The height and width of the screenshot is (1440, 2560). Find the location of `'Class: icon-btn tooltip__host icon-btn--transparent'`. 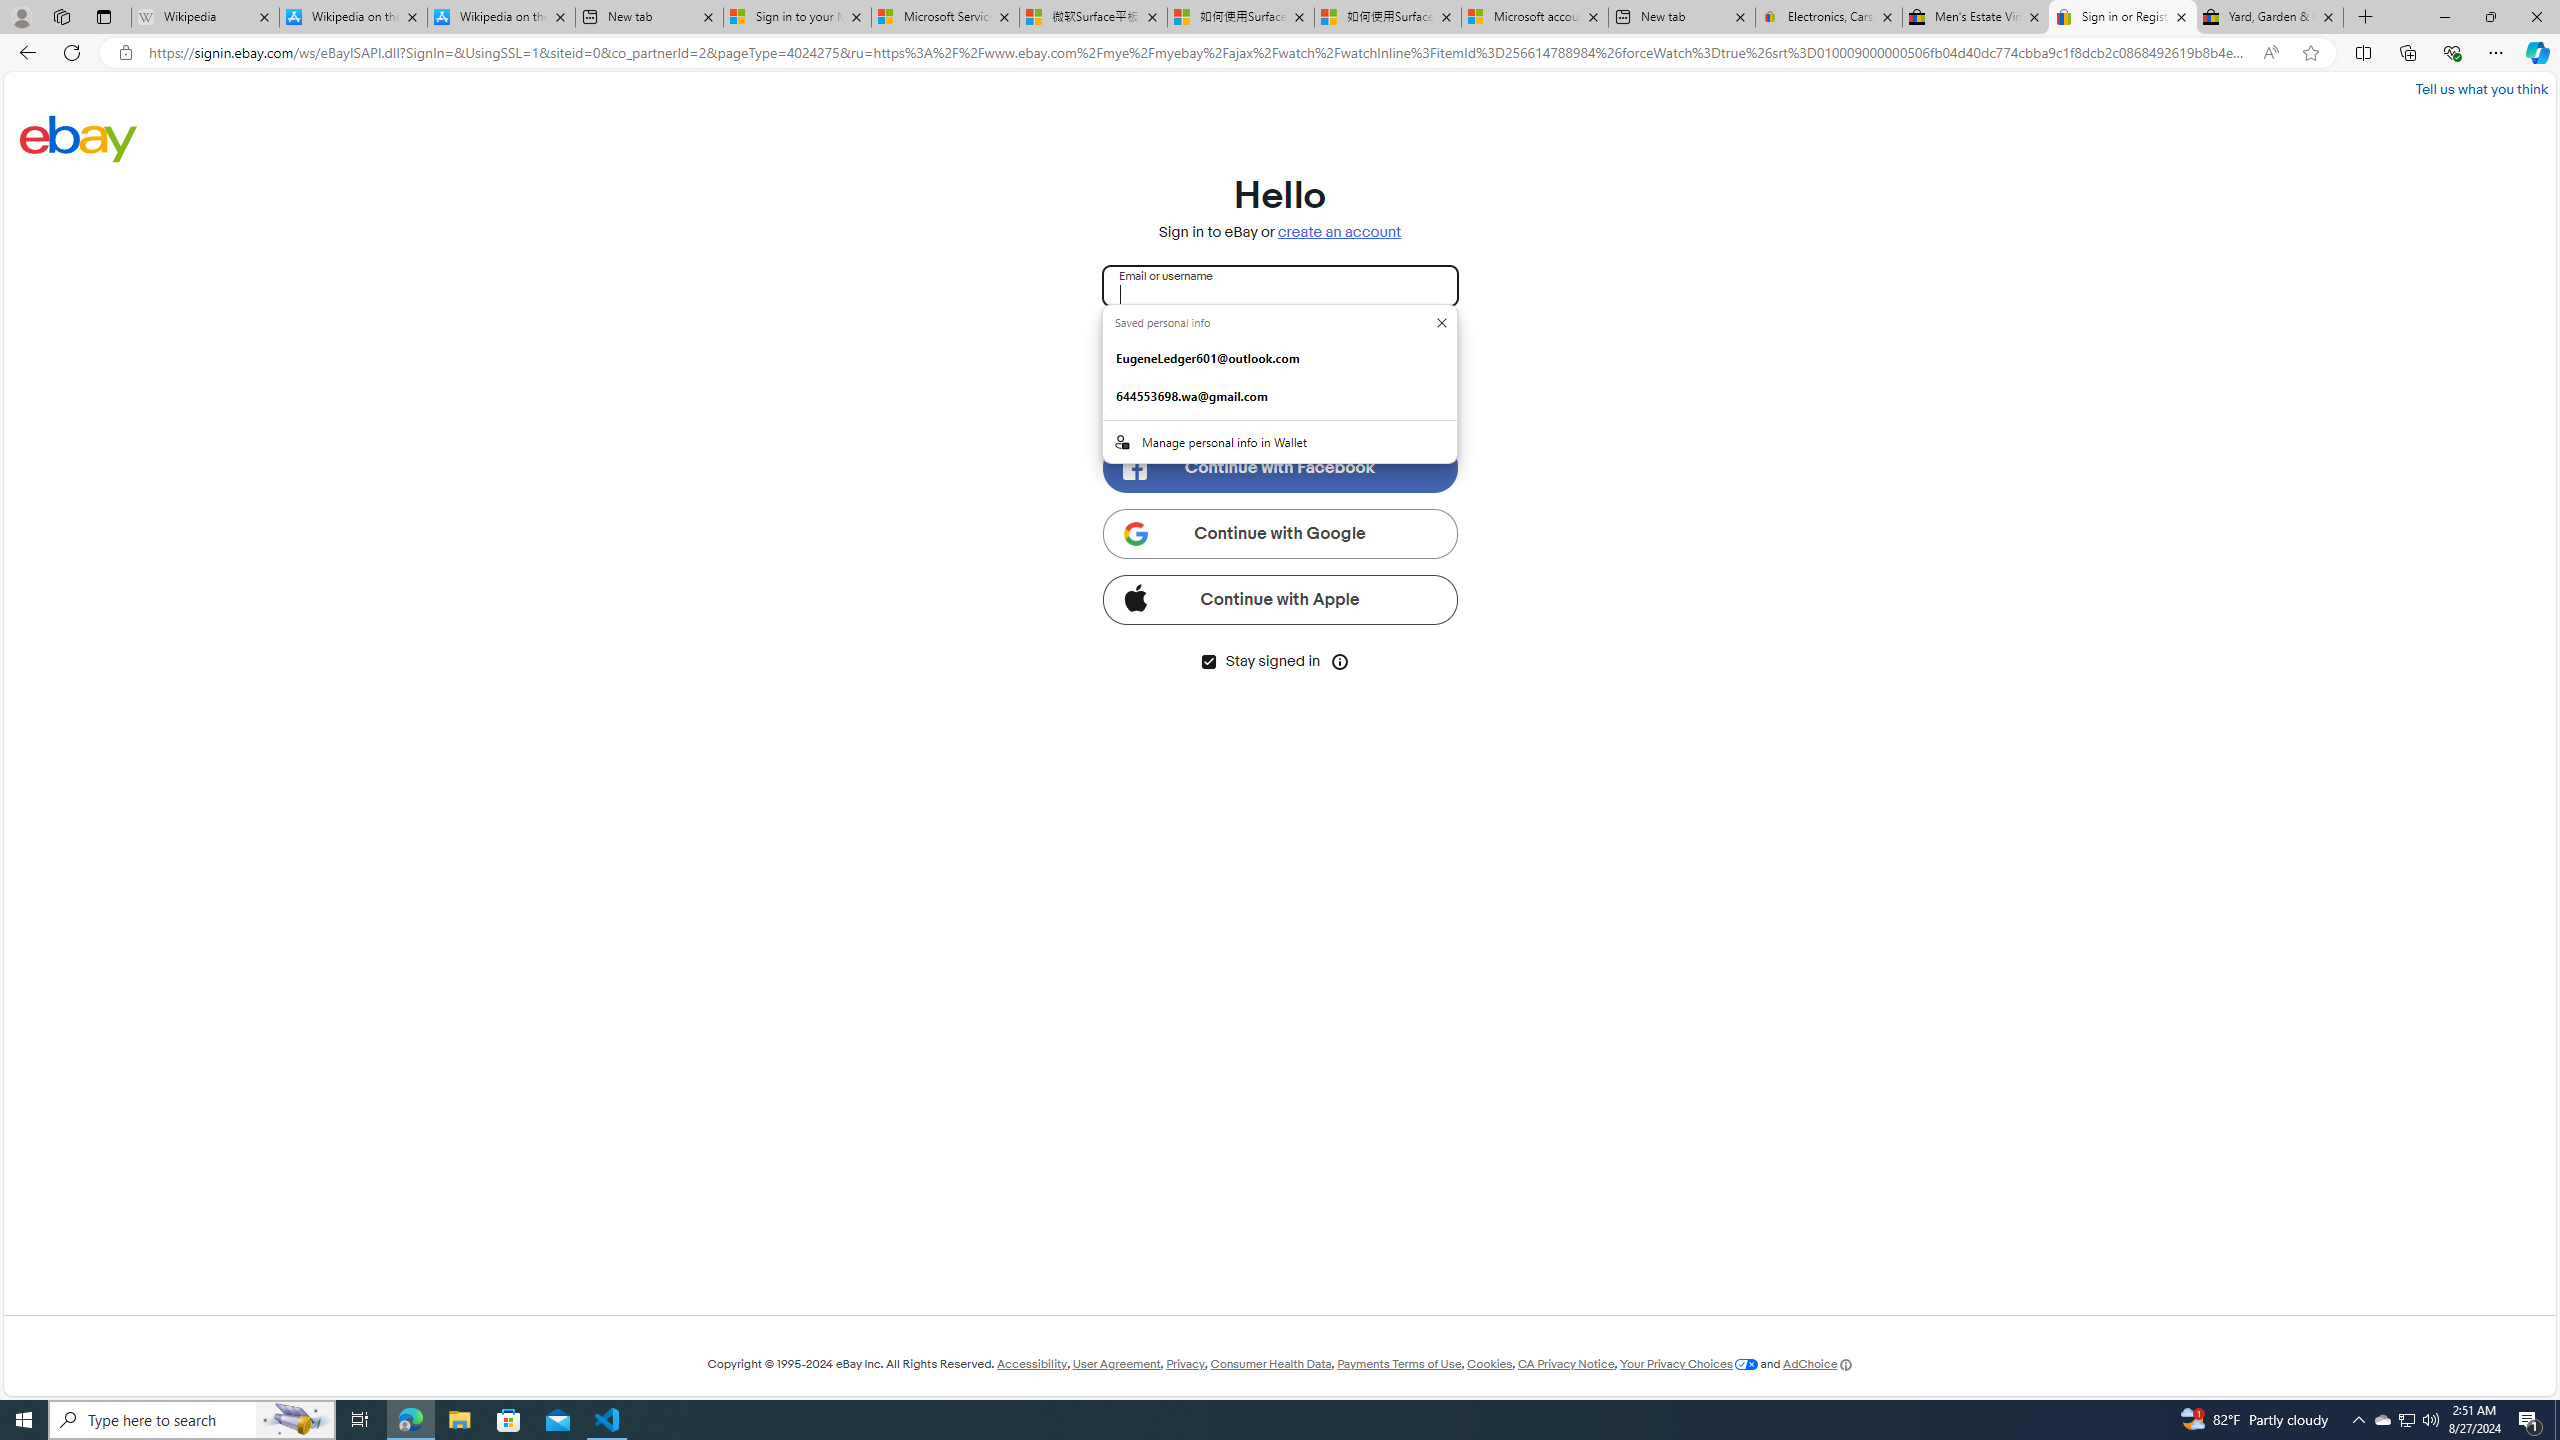

'Class: icon-btn tooltip__host icon-btn--transparent' is located at coordinates (1341, 659).